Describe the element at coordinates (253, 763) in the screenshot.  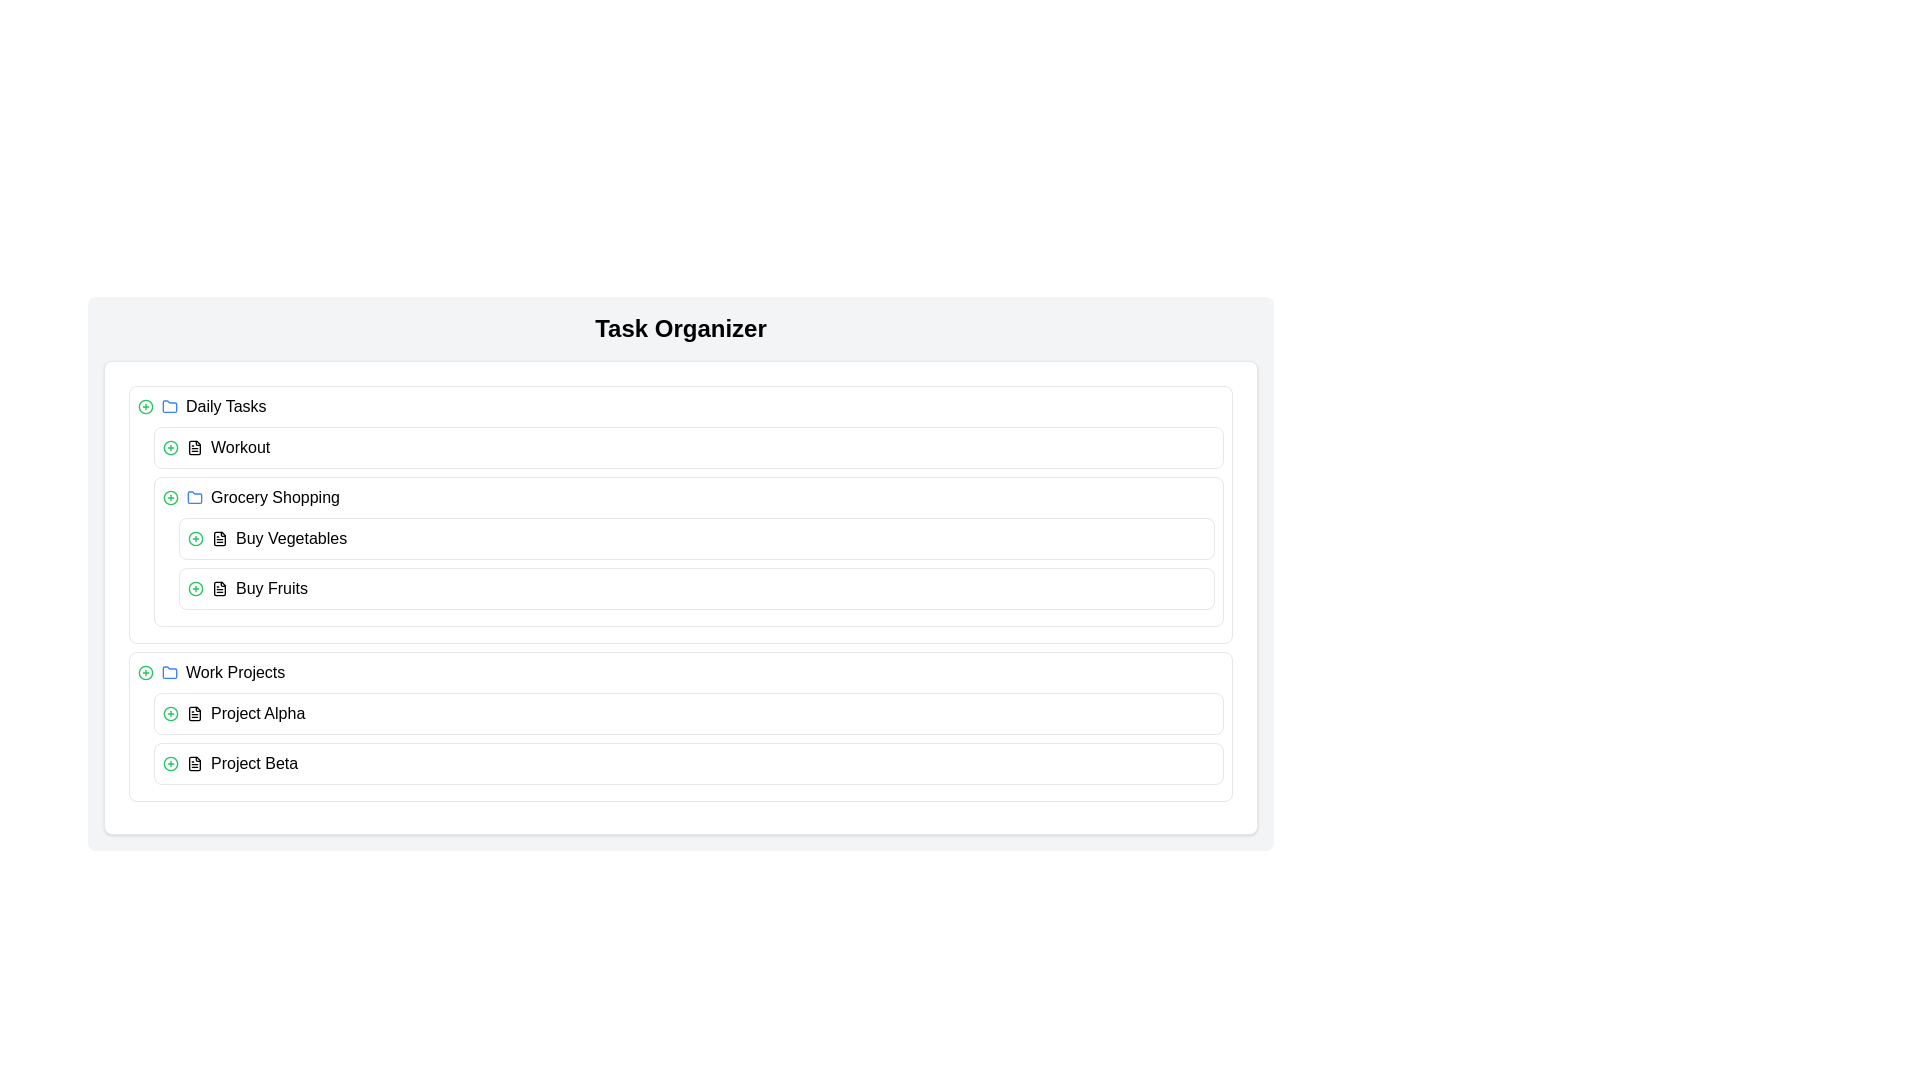
I see `the 'Project Beta' text label in the 'Work Projects' section` at that location.